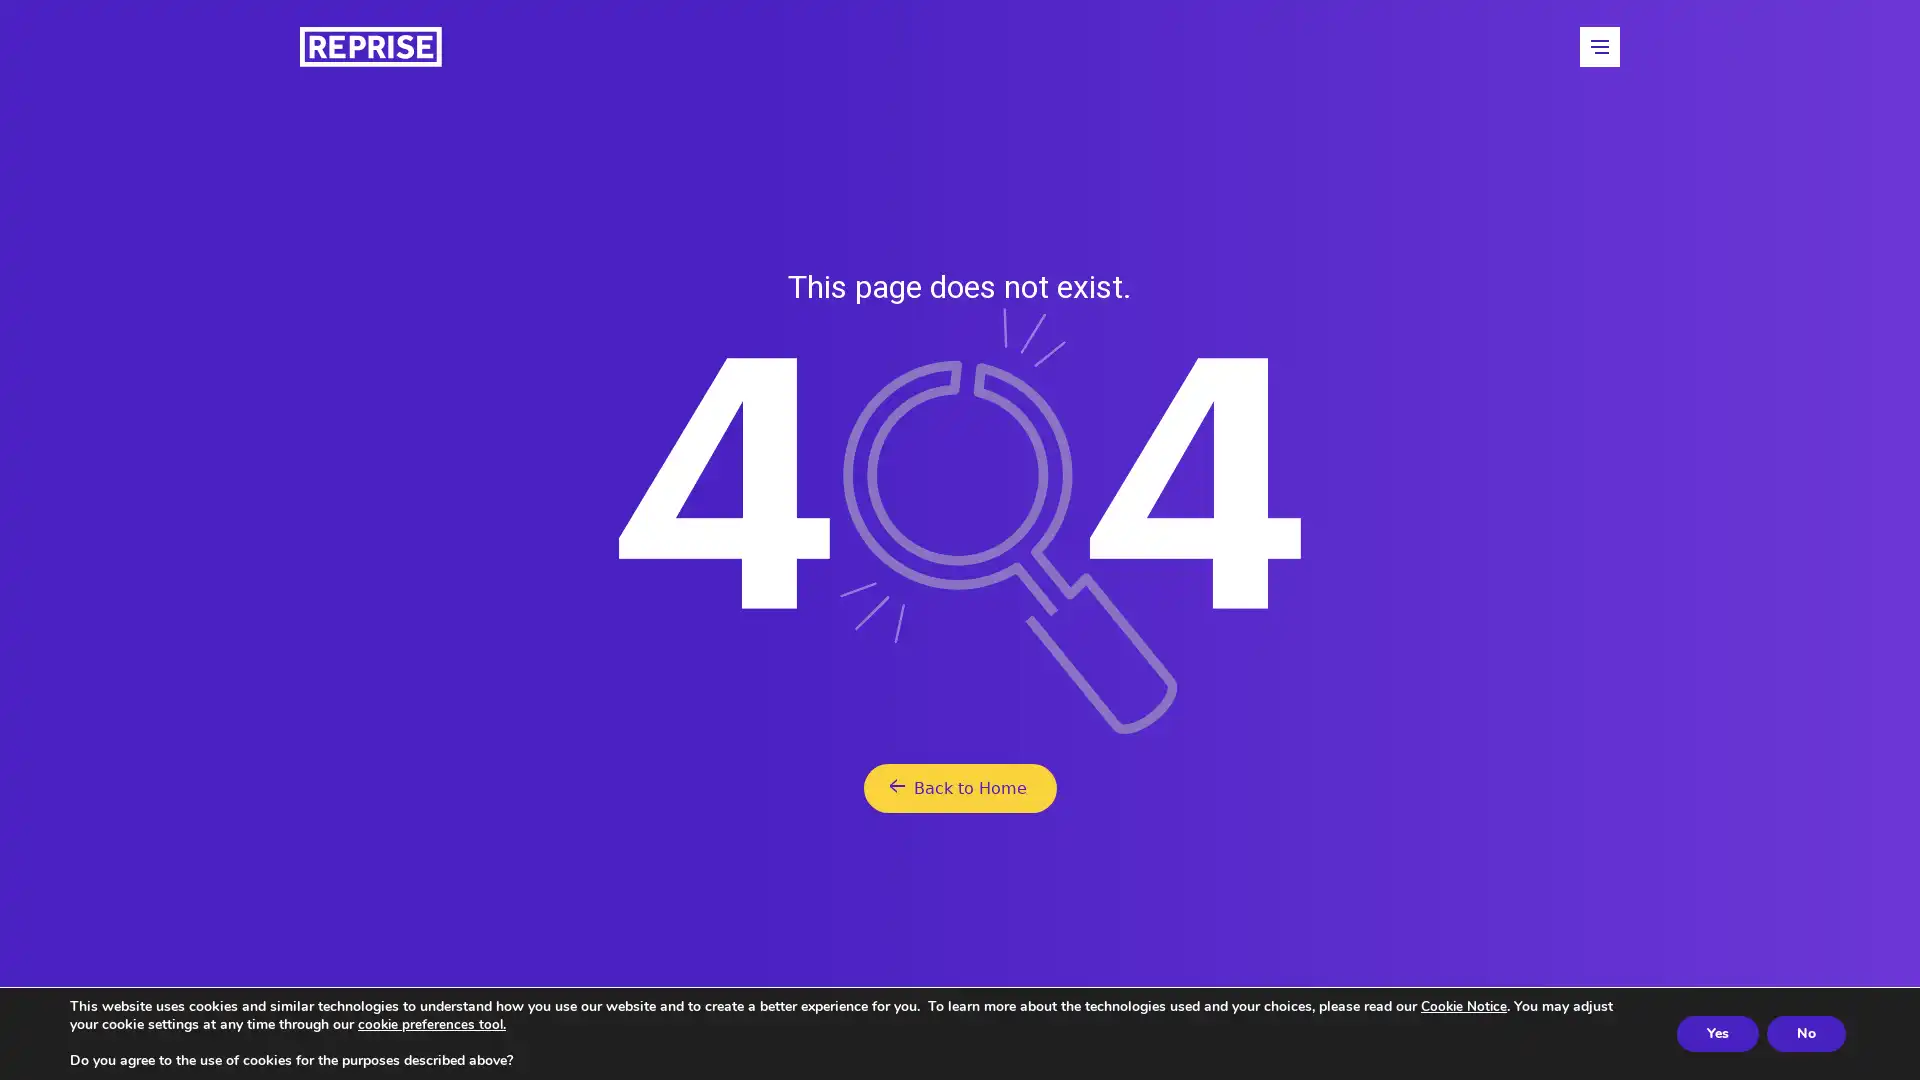 Image resolution: width=1920 pixels, height=1080 pixels. What do you see at coordinates (1806, 1033) in the screenshot?
I see `No` at bounding box center [1806, 1033].